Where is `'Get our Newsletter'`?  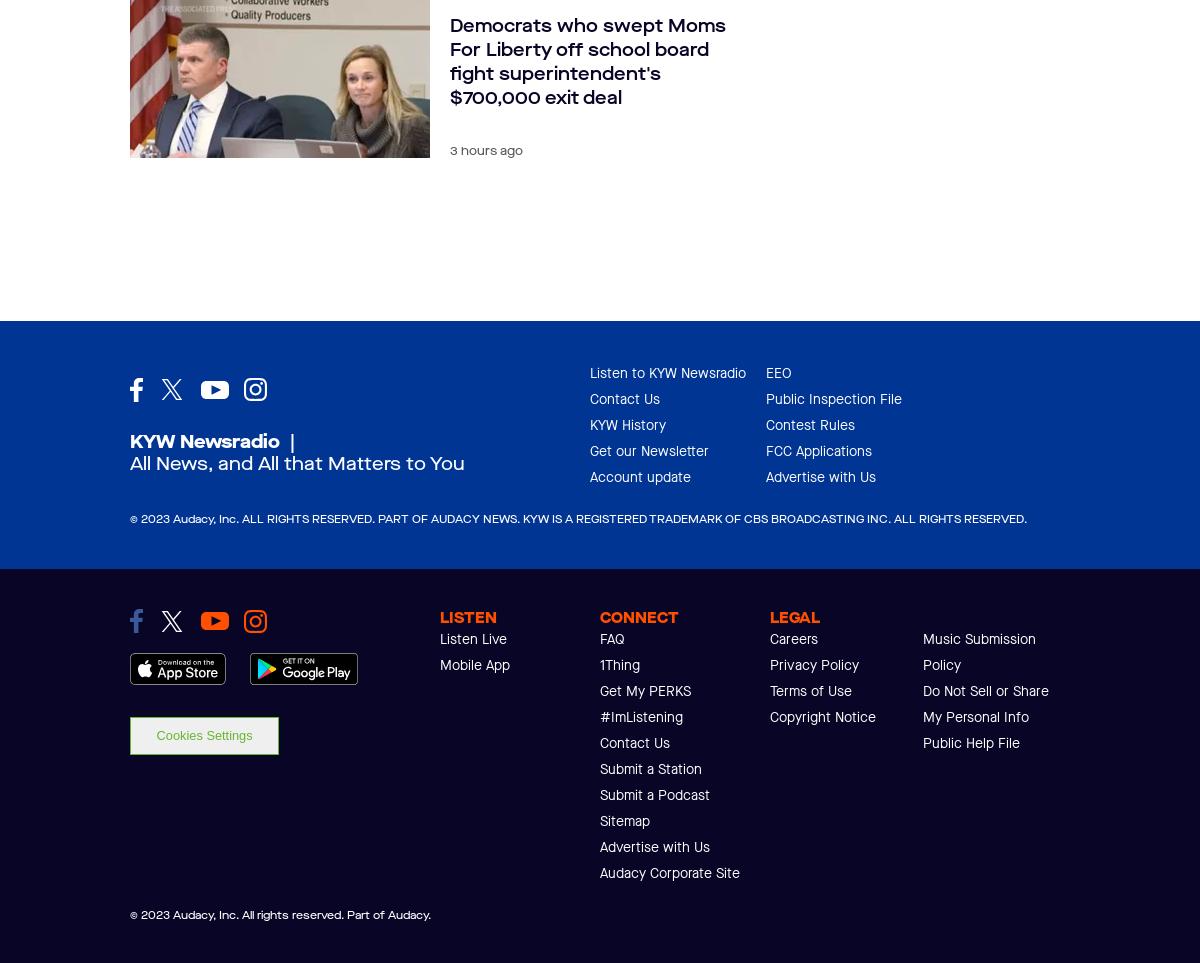 'Get our Newsletter' is located at coordinates (649, 450).